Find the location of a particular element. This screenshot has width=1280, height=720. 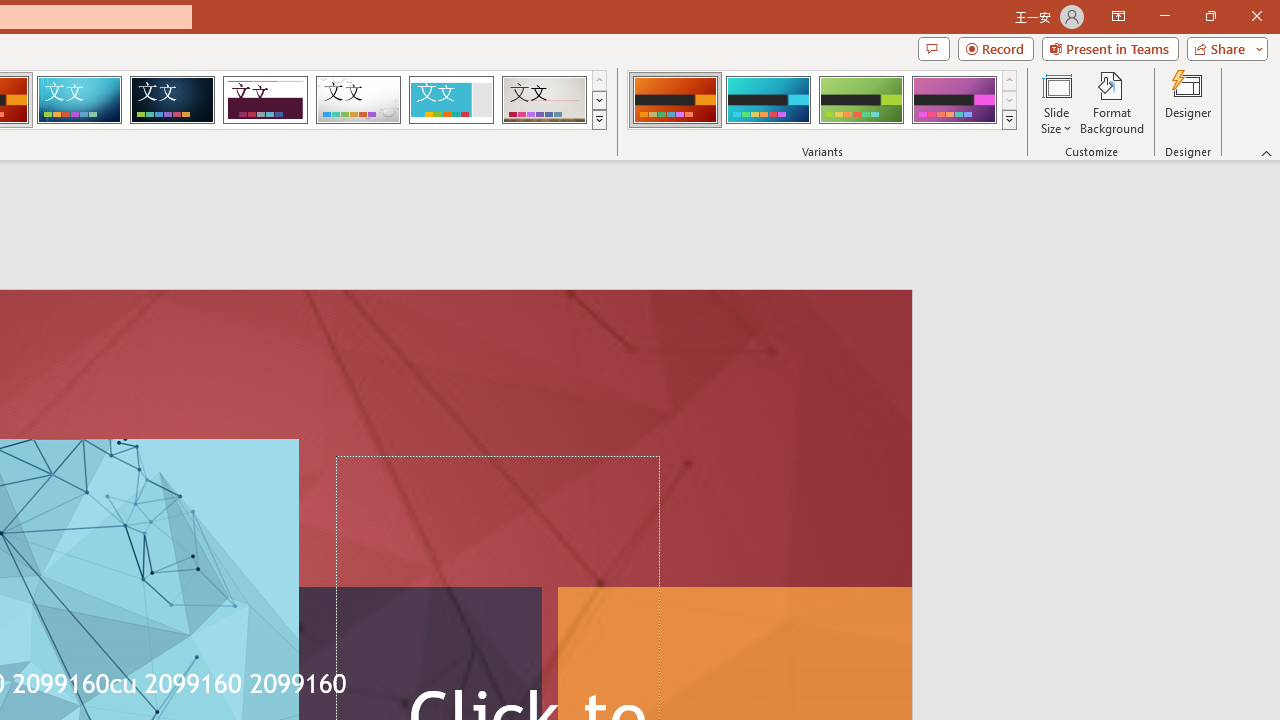

'Berlin Variant 4' is located at coordinates (953, 100).